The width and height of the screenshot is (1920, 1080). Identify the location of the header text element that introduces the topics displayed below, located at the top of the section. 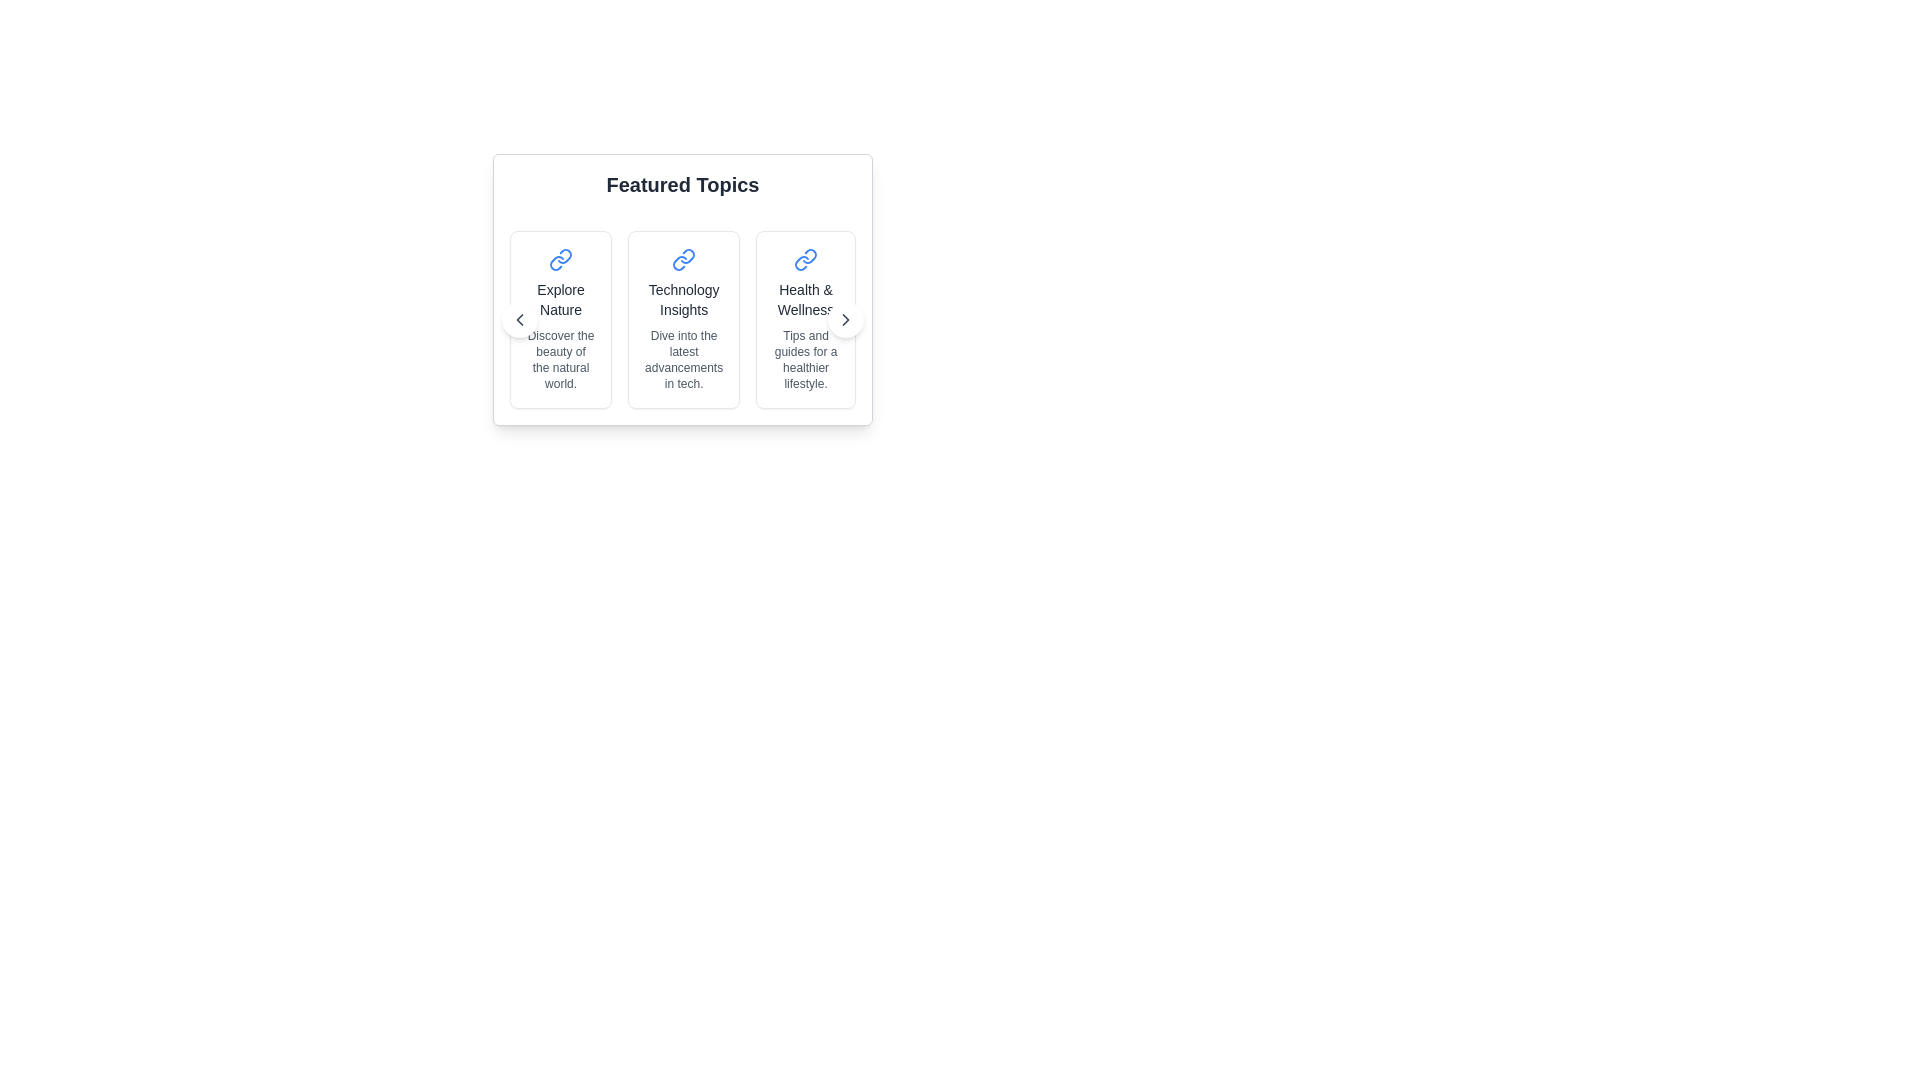
(682, 185).